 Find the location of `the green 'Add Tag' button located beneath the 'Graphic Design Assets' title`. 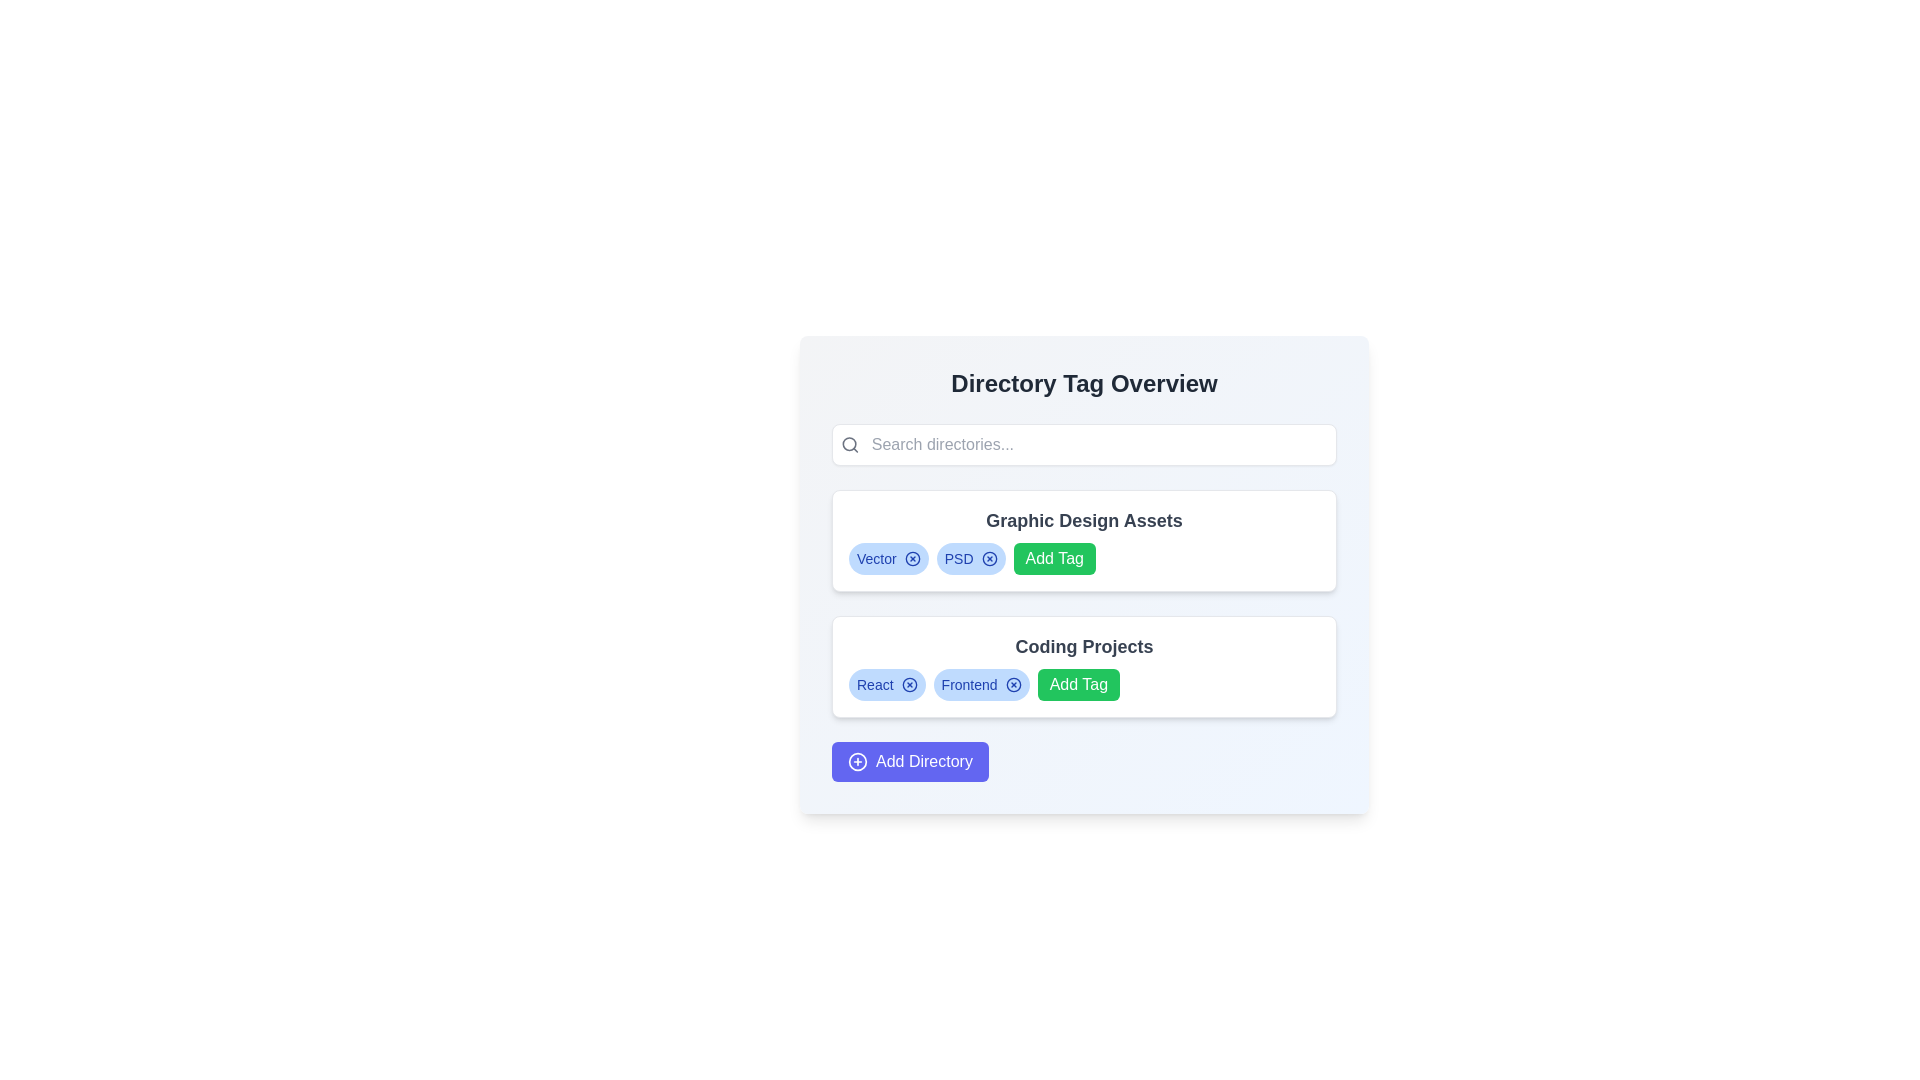

the green 'Add Tag' button located beneath the 'Graphic Design Assets' title is located at coordinates (1053, 559).